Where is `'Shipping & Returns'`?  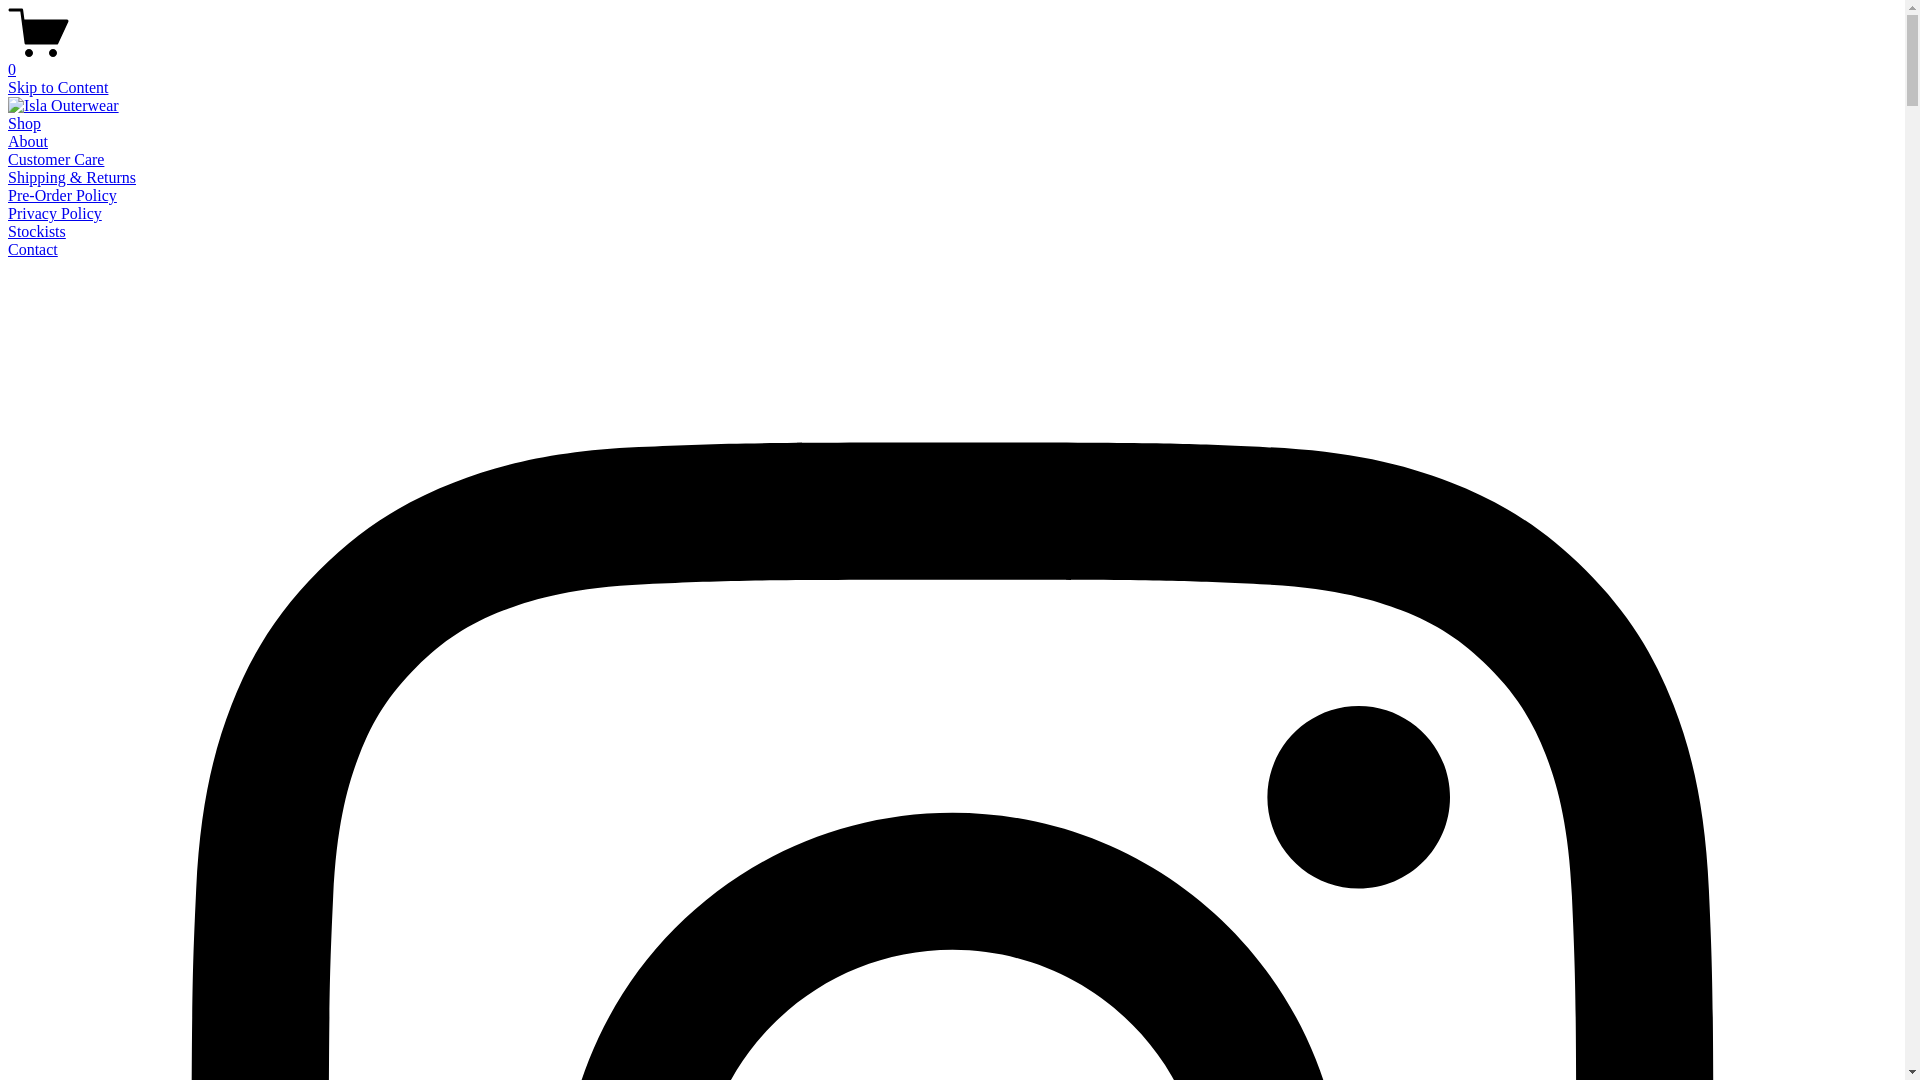
'Shipping & Returns' is located at coordinates (72, 176).